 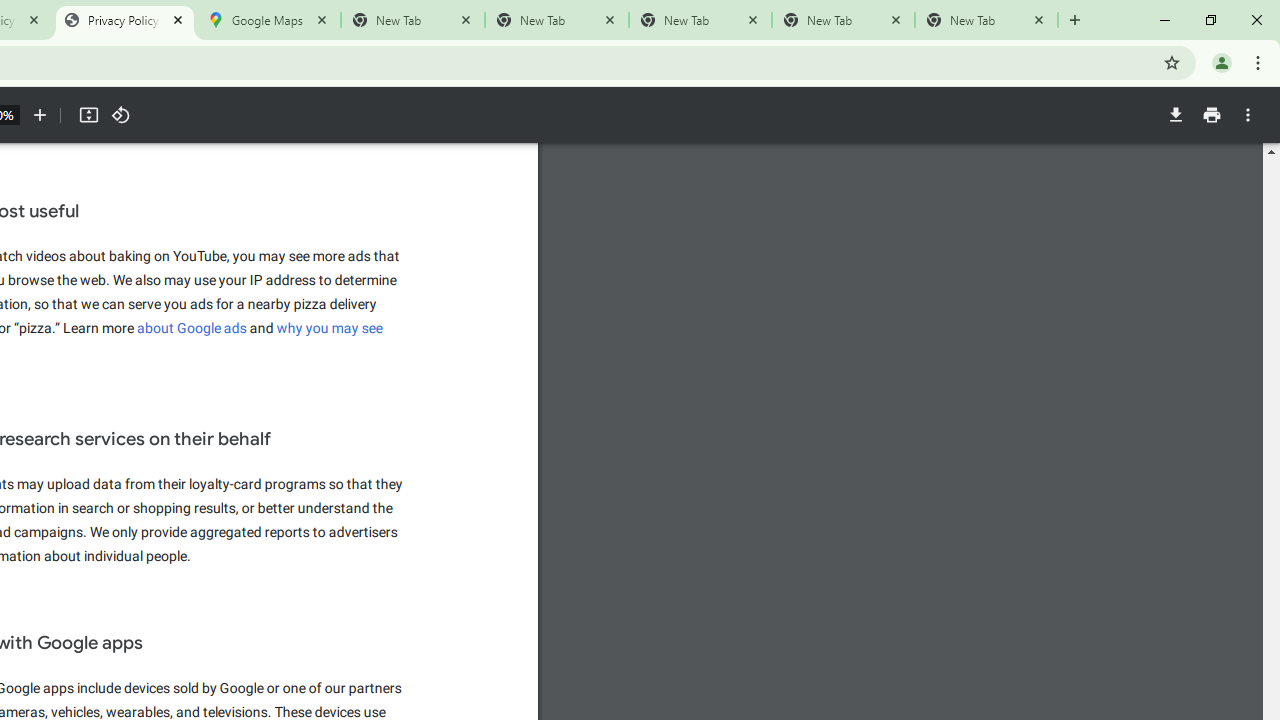 What do you see at coordinates (1175, 115) in the screenshot?
I see `'Download'` at bounding box center [1175, 115].